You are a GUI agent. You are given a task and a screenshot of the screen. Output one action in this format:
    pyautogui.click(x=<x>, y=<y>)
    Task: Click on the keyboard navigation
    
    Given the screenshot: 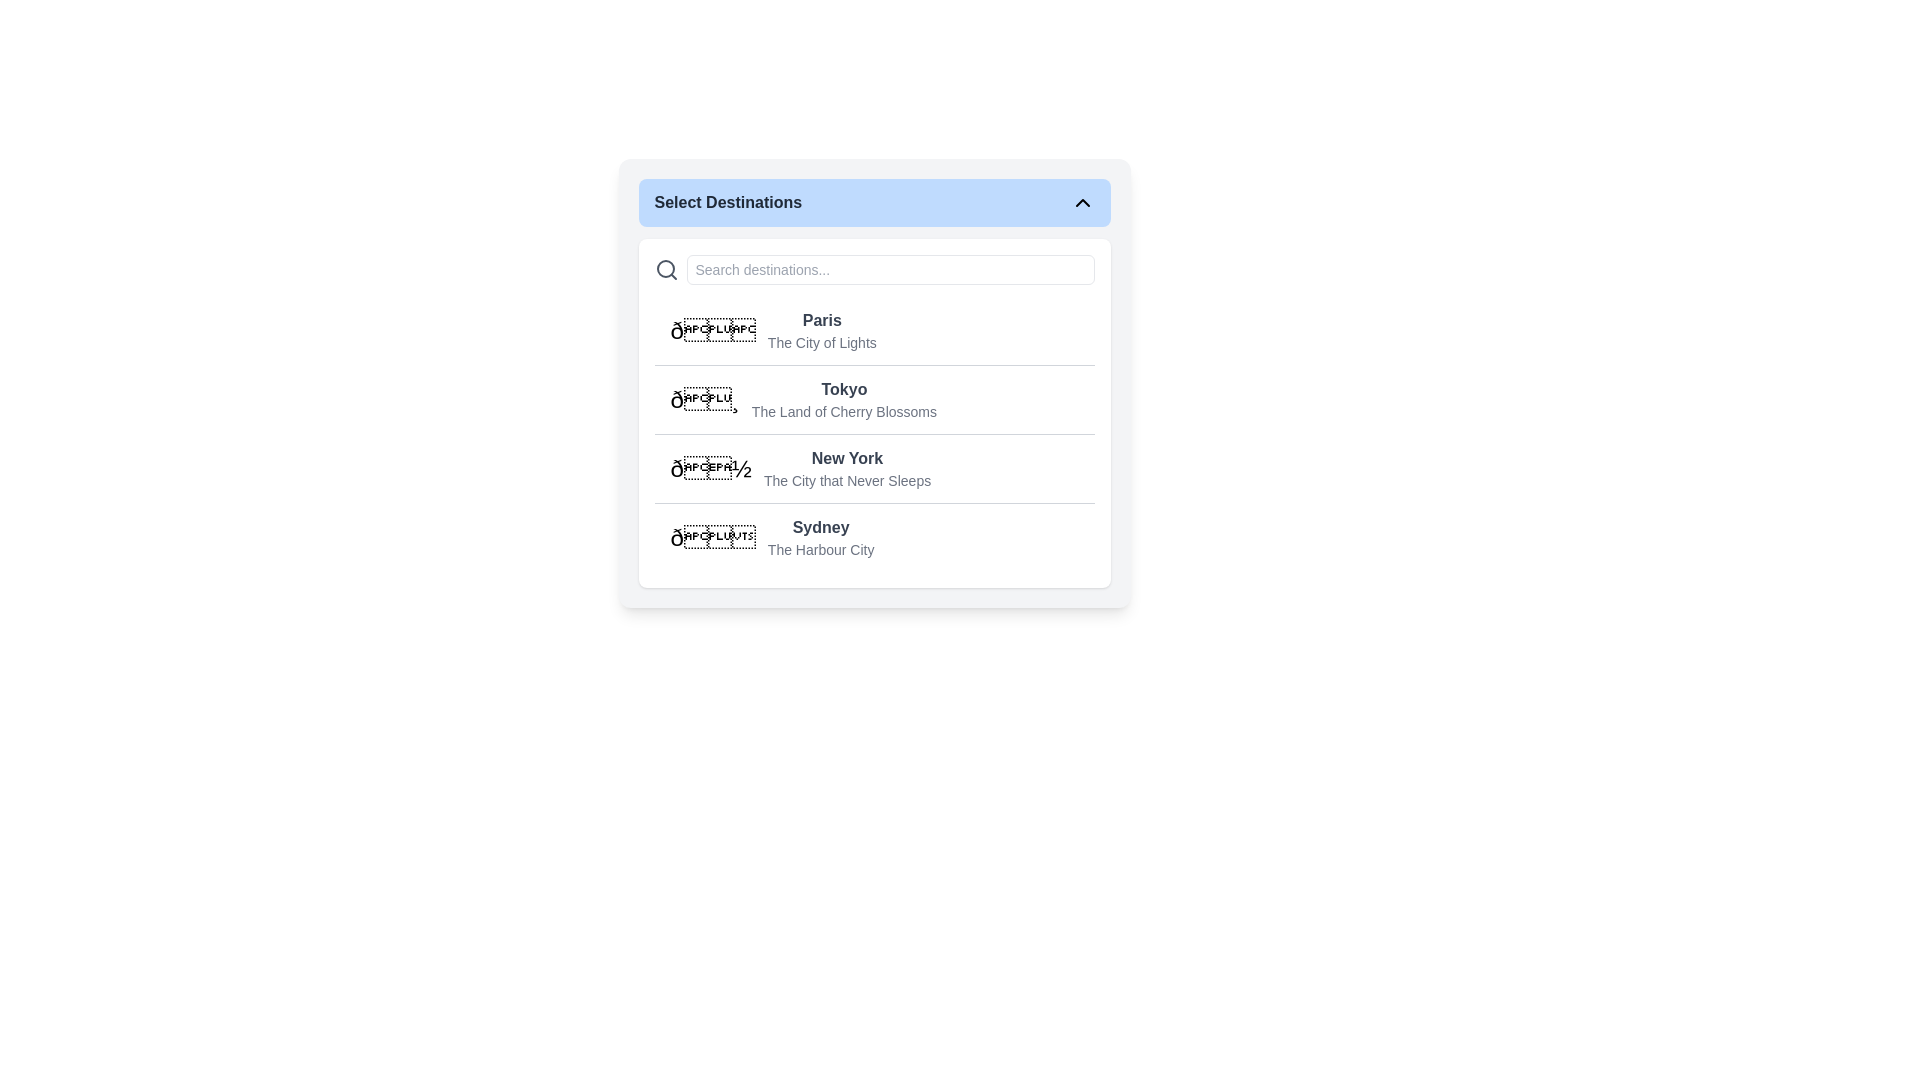 What is the action you would take?
    pyautogui.click(x=874, y=330)
    